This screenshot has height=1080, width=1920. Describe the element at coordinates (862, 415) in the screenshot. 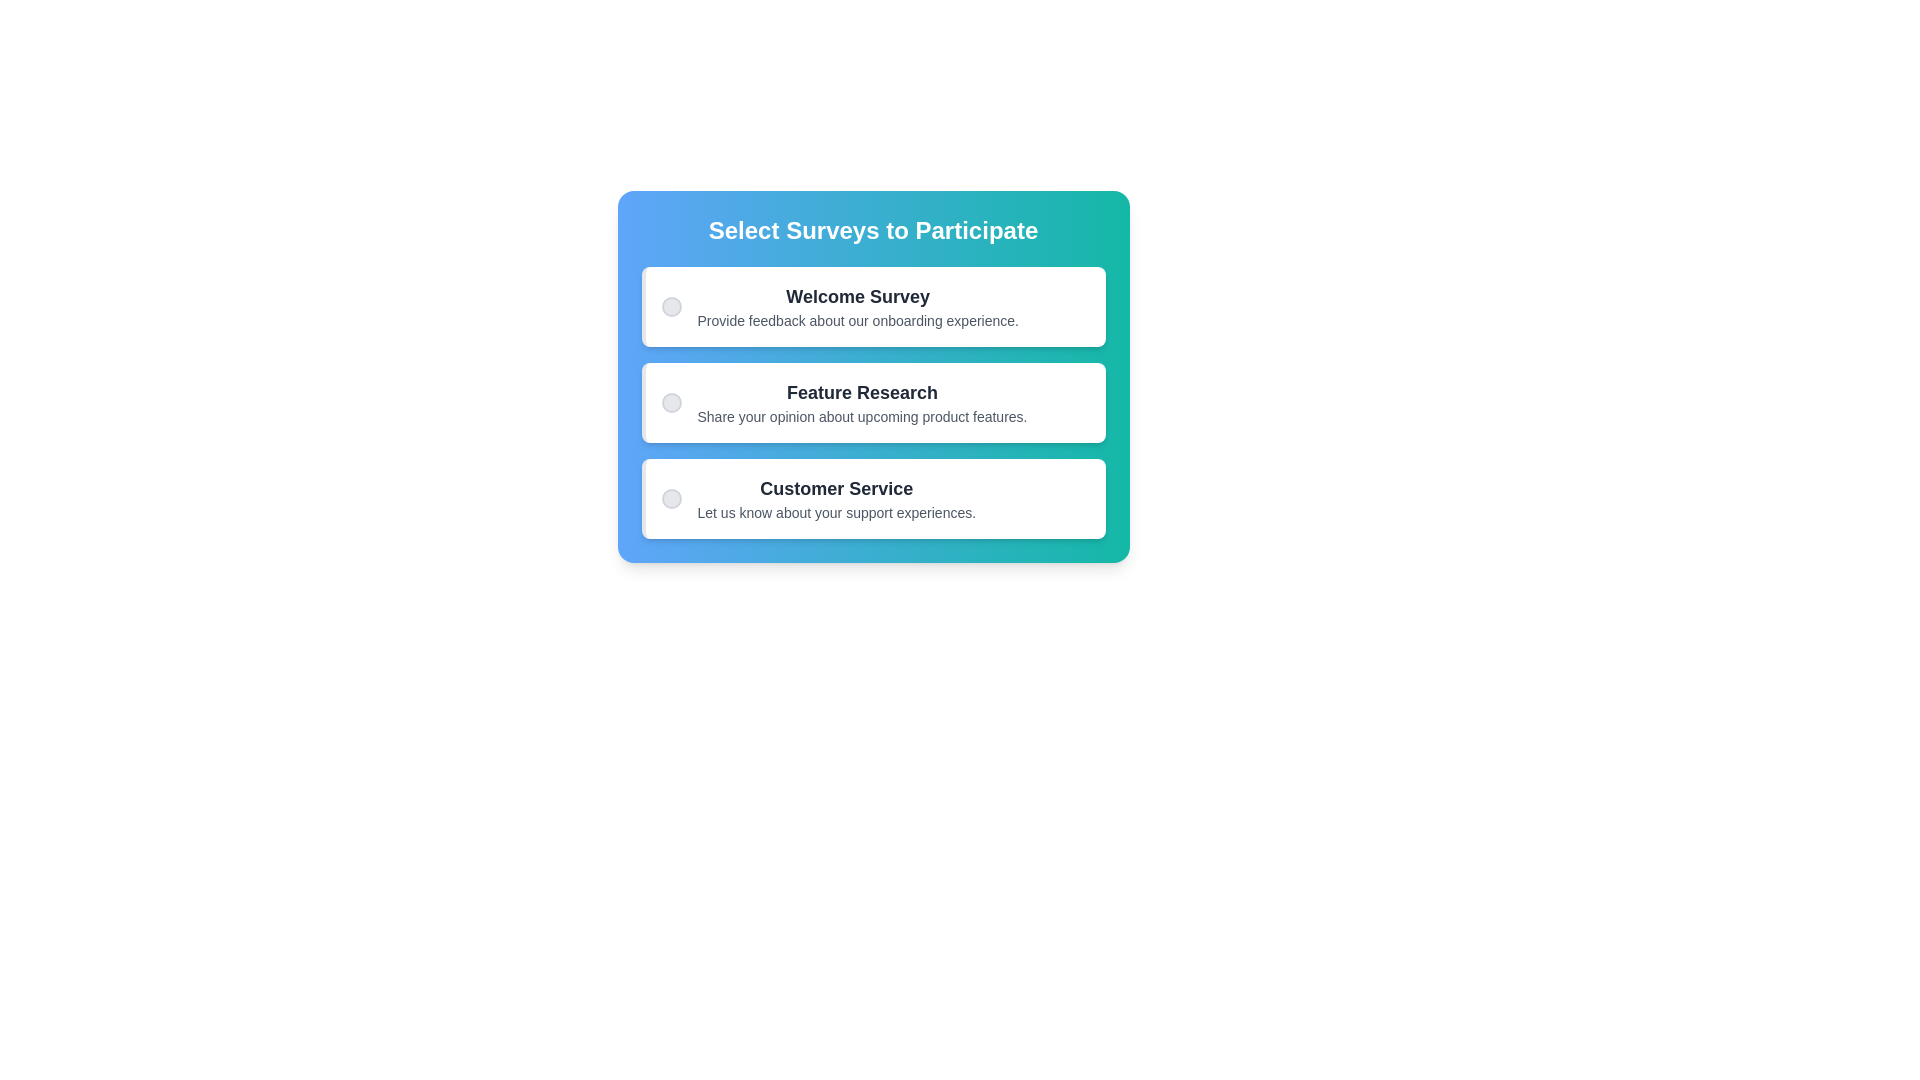

I see `instruction text displayed as 'Share your opinion about upcoming product features.' located beneath the header 'Feature Research' in the second survey option box` at that location.